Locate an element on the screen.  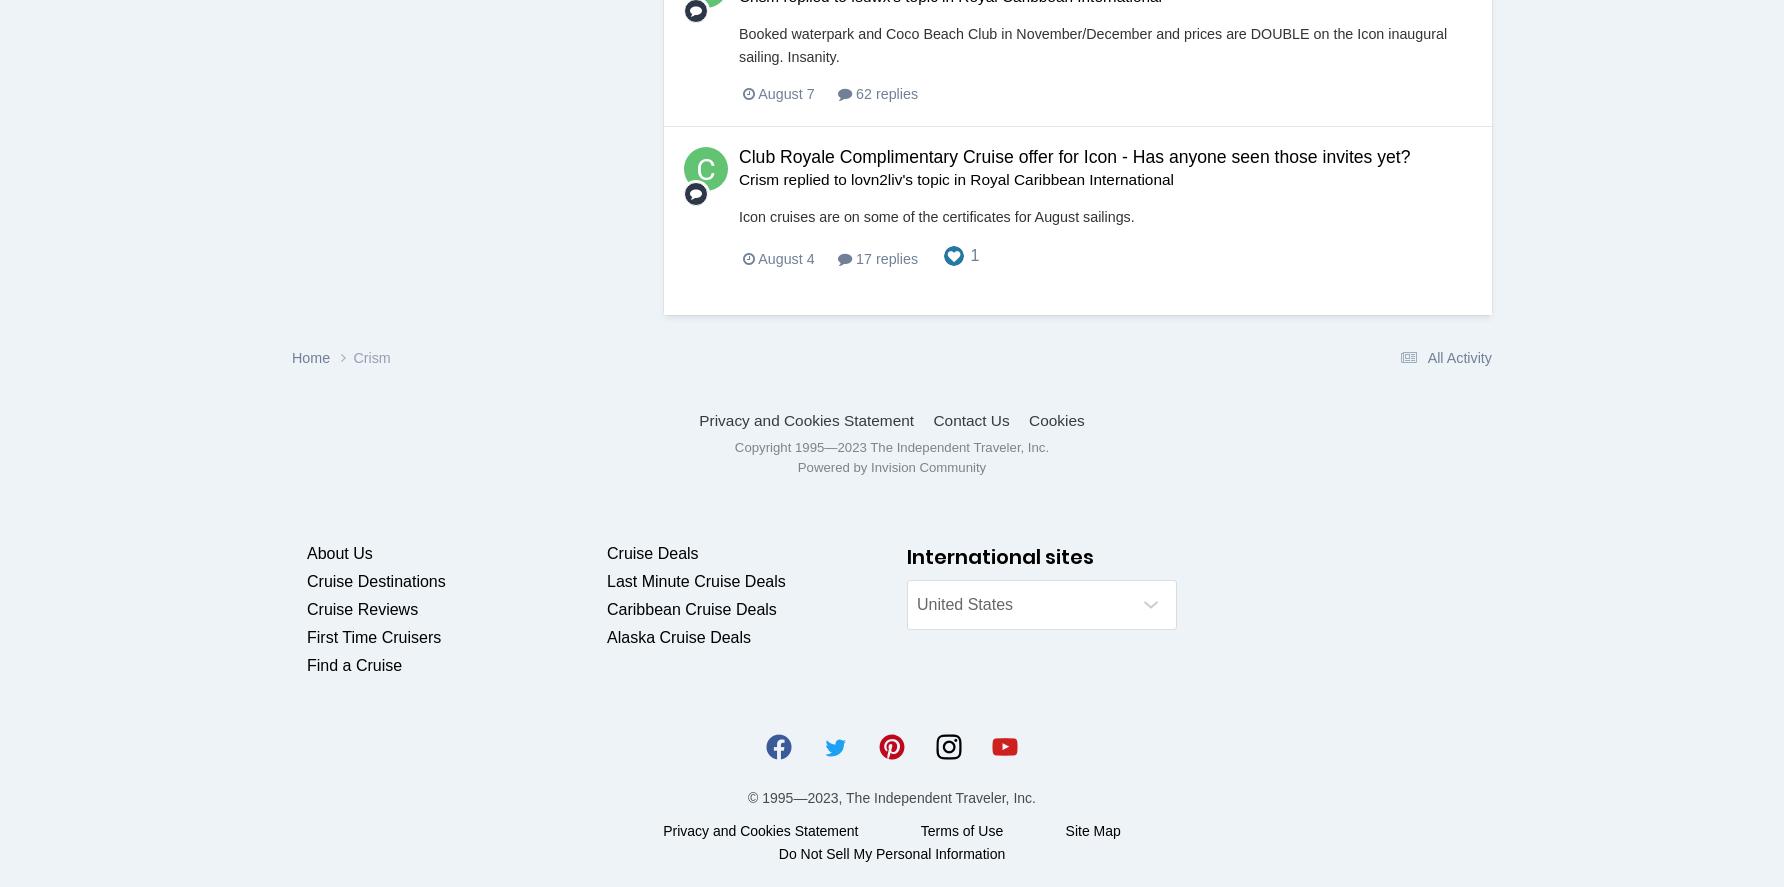
'Caribbean Cruise Deals' is located at coordinates (691, 608).